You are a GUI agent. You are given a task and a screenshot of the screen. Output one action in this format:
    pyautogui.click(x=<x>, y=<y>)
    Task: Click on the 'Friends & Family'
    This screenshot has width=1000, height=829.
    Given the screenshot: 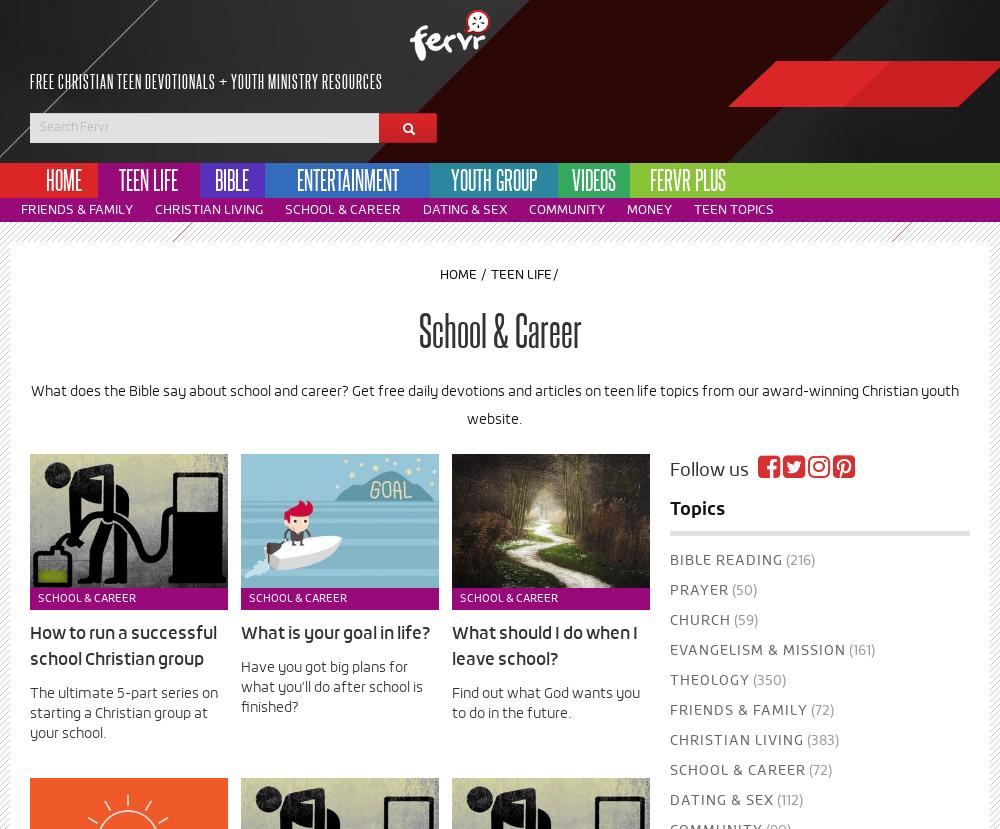 What is the action you would take?
    pyautogui.click(x=669, y=711)
    